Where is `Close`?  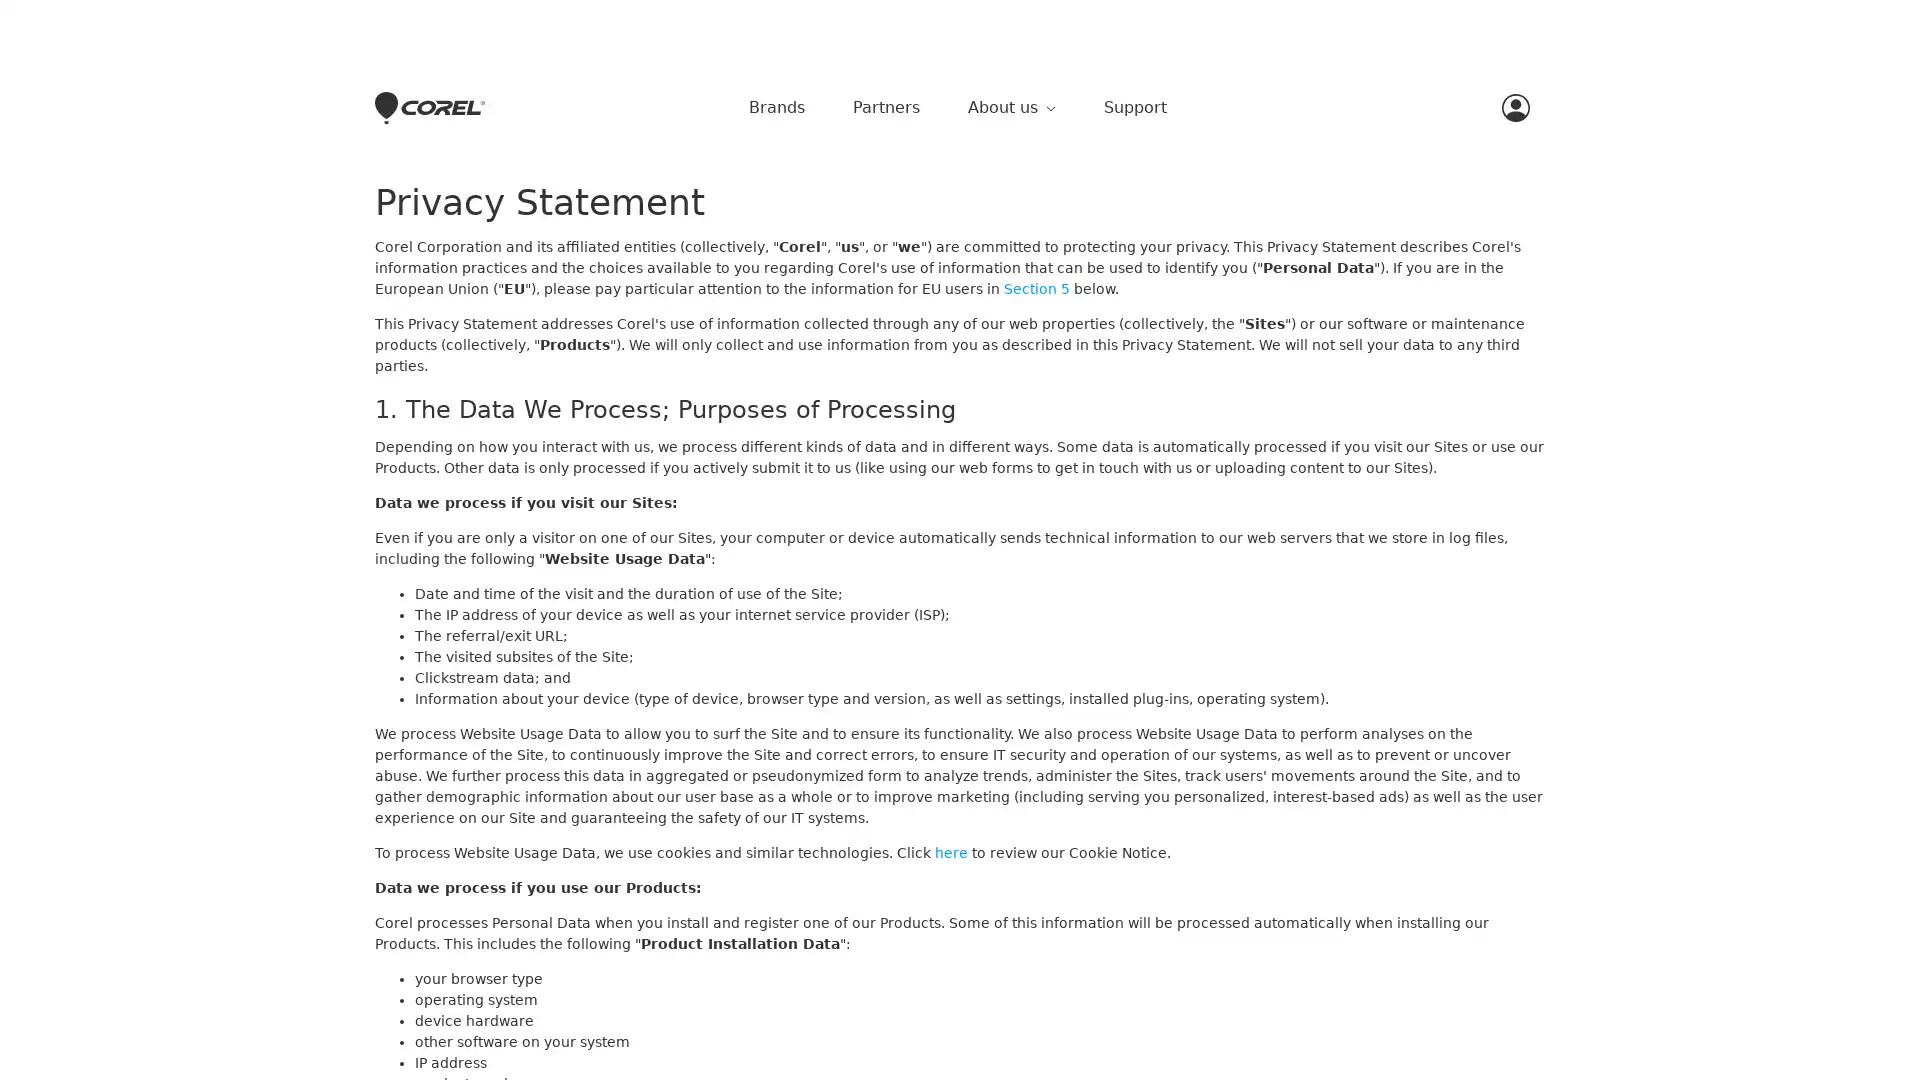
Close is located at coordinates (1886, 1018).